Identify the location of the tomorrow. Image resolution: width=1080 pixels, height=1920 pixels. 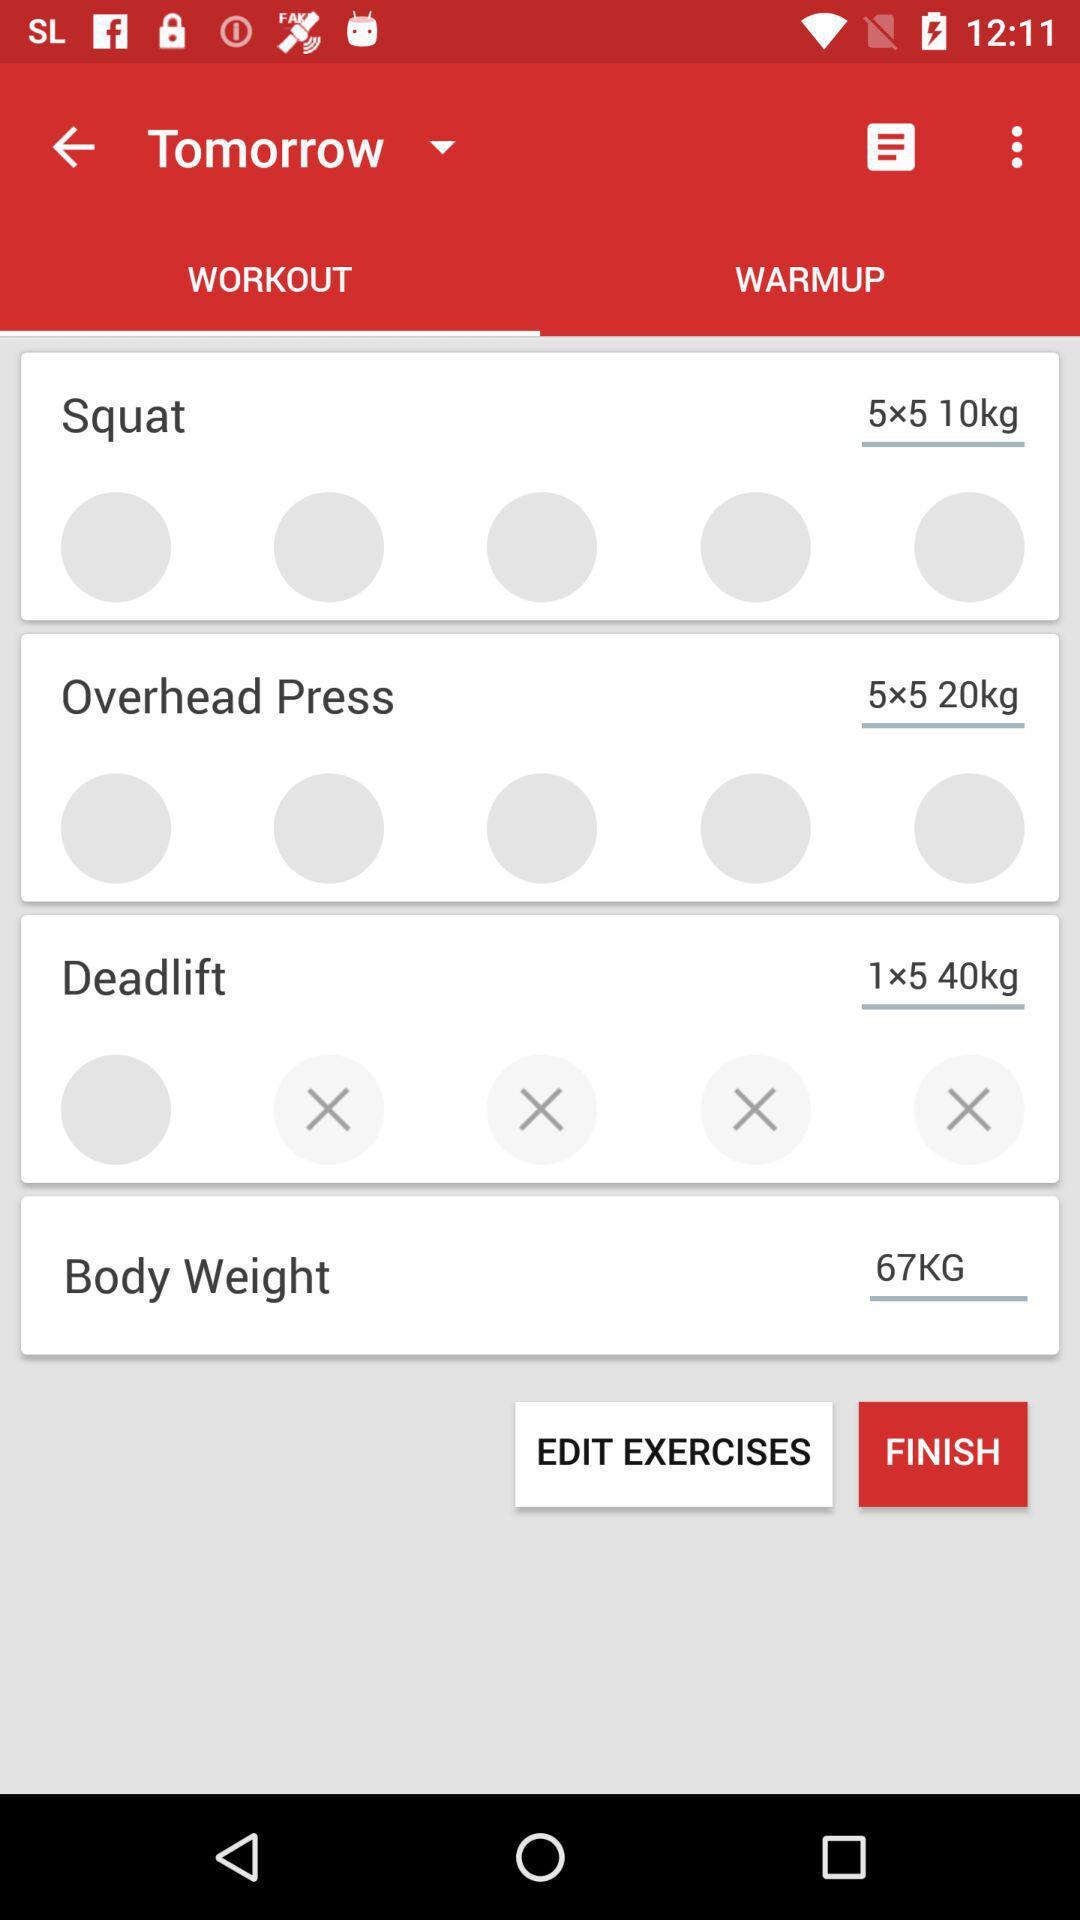
(310, 145).